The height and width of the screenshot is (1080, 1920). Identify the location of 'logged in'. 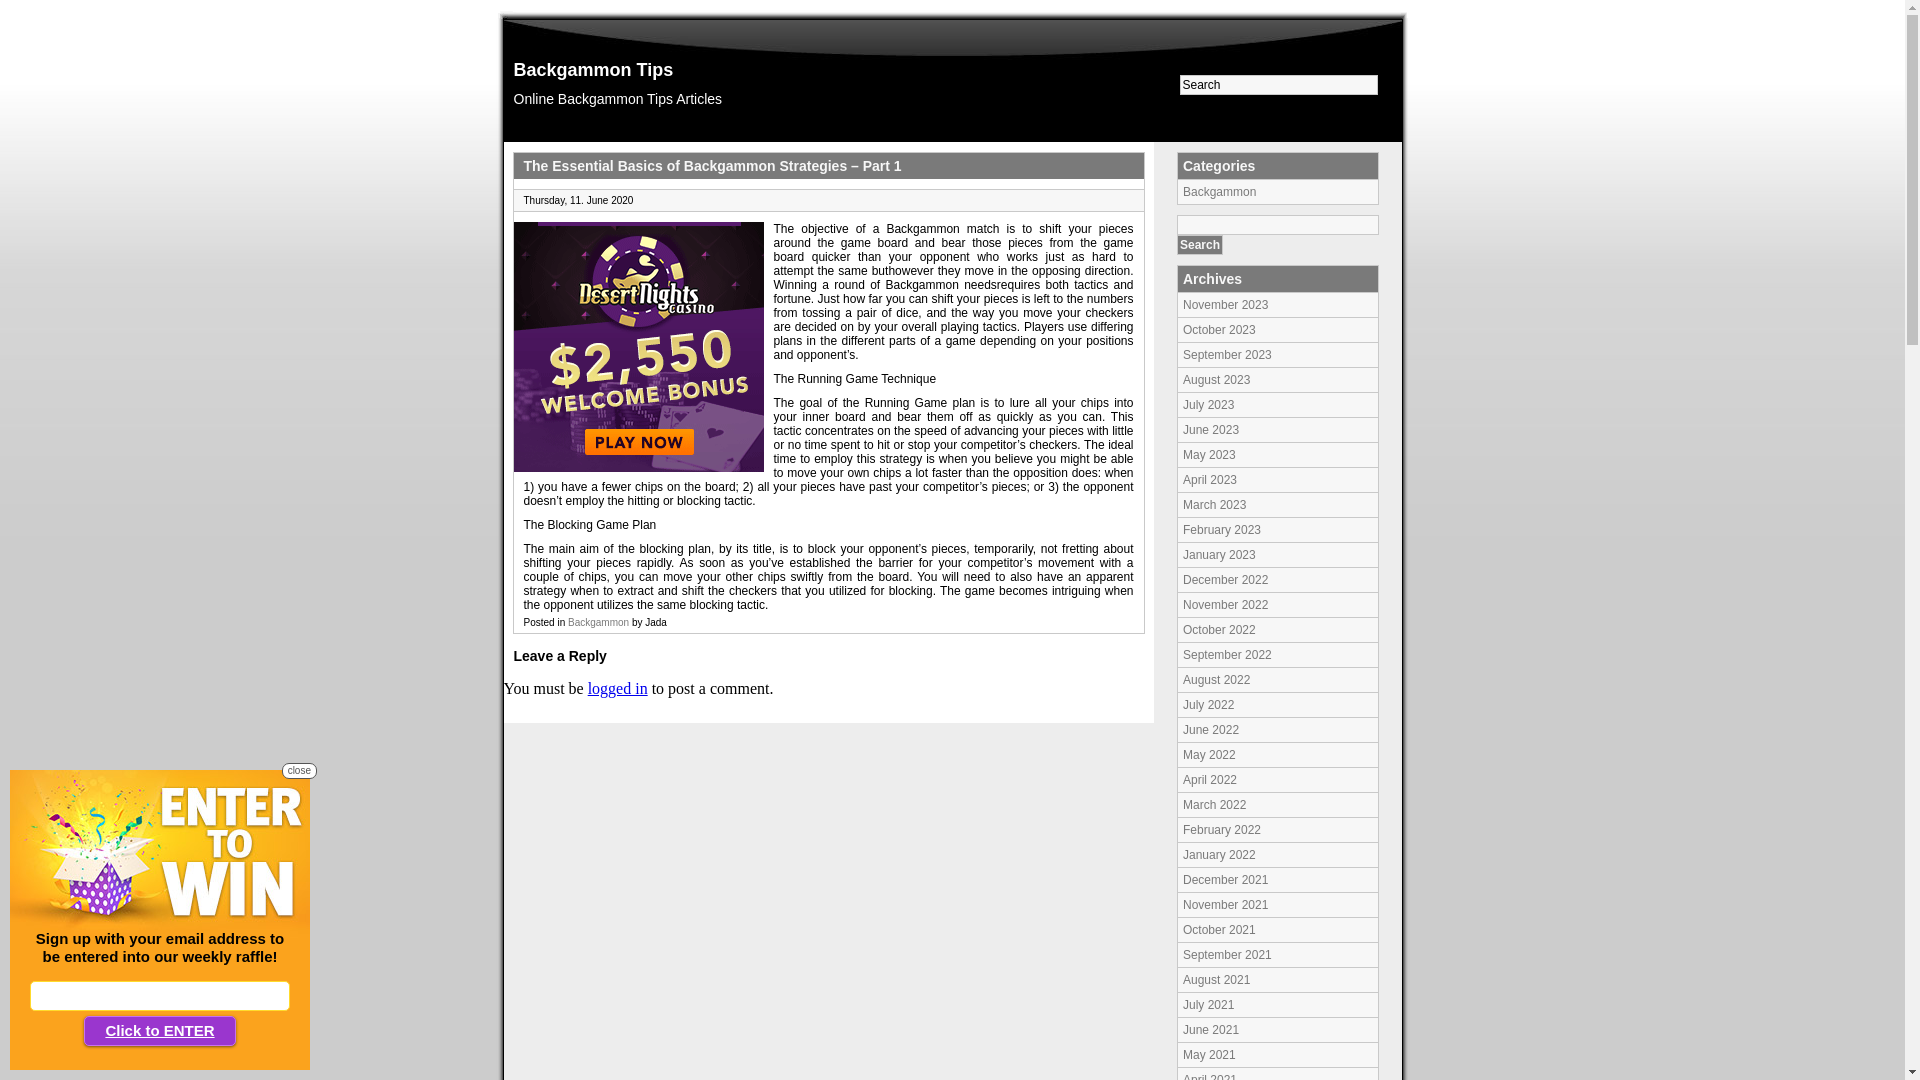
(617, 687).